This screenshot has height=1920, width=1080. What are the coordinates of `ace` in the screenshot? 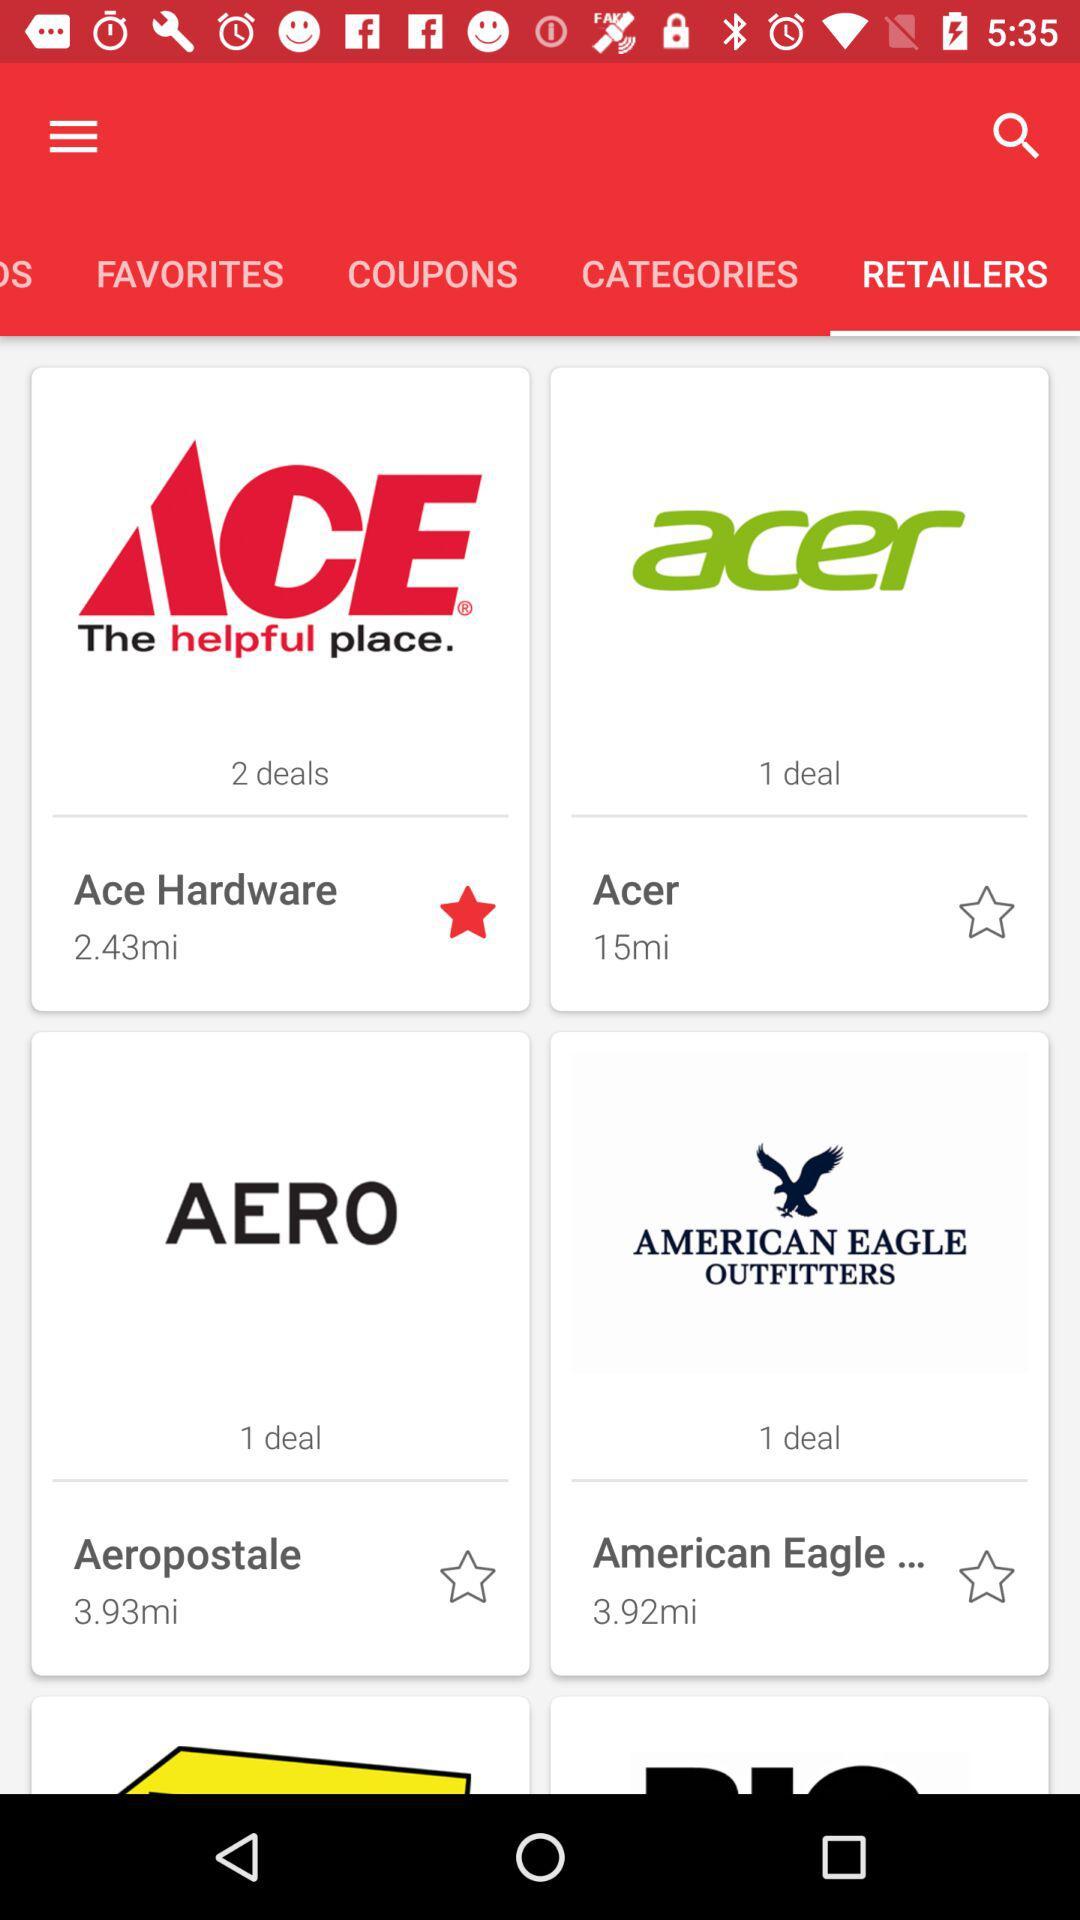 It's located at (471, 916).